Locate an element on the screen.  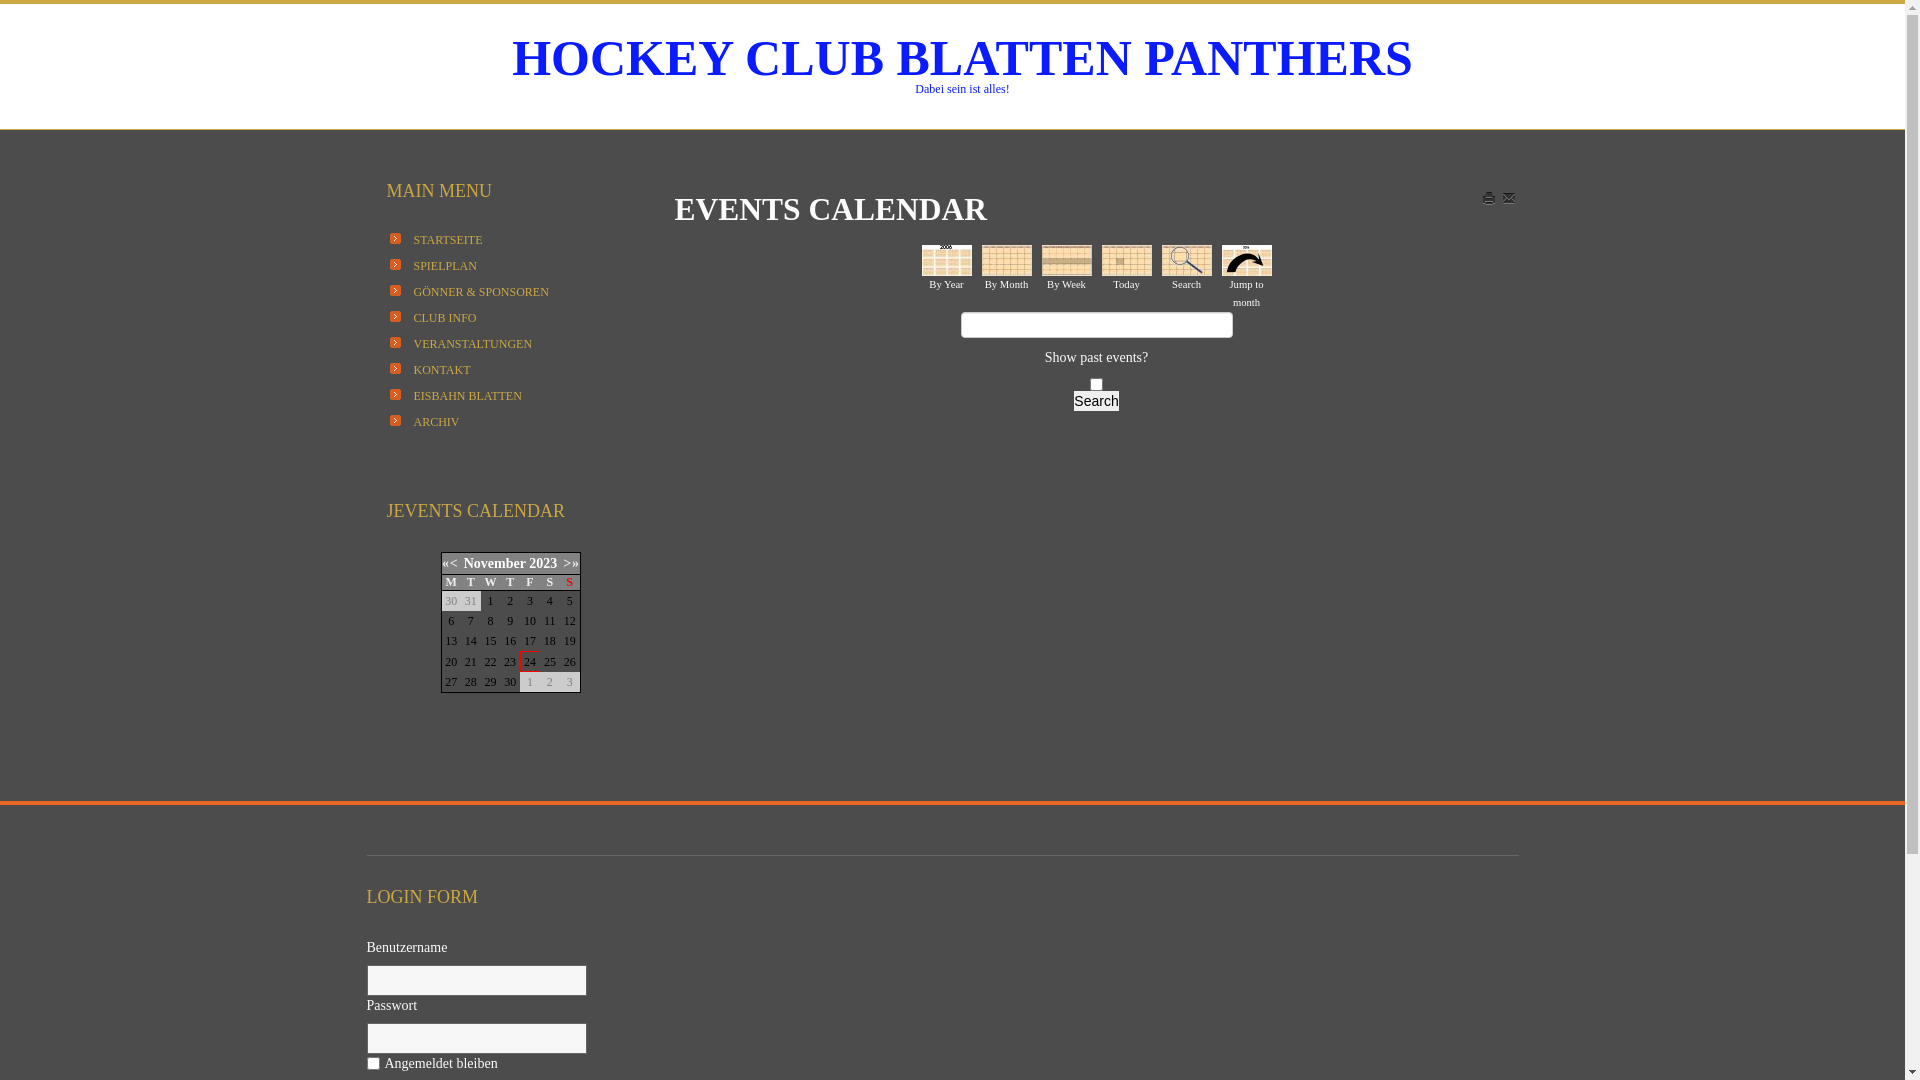
'CLUB INFO' is located at coordinates (444, 316).